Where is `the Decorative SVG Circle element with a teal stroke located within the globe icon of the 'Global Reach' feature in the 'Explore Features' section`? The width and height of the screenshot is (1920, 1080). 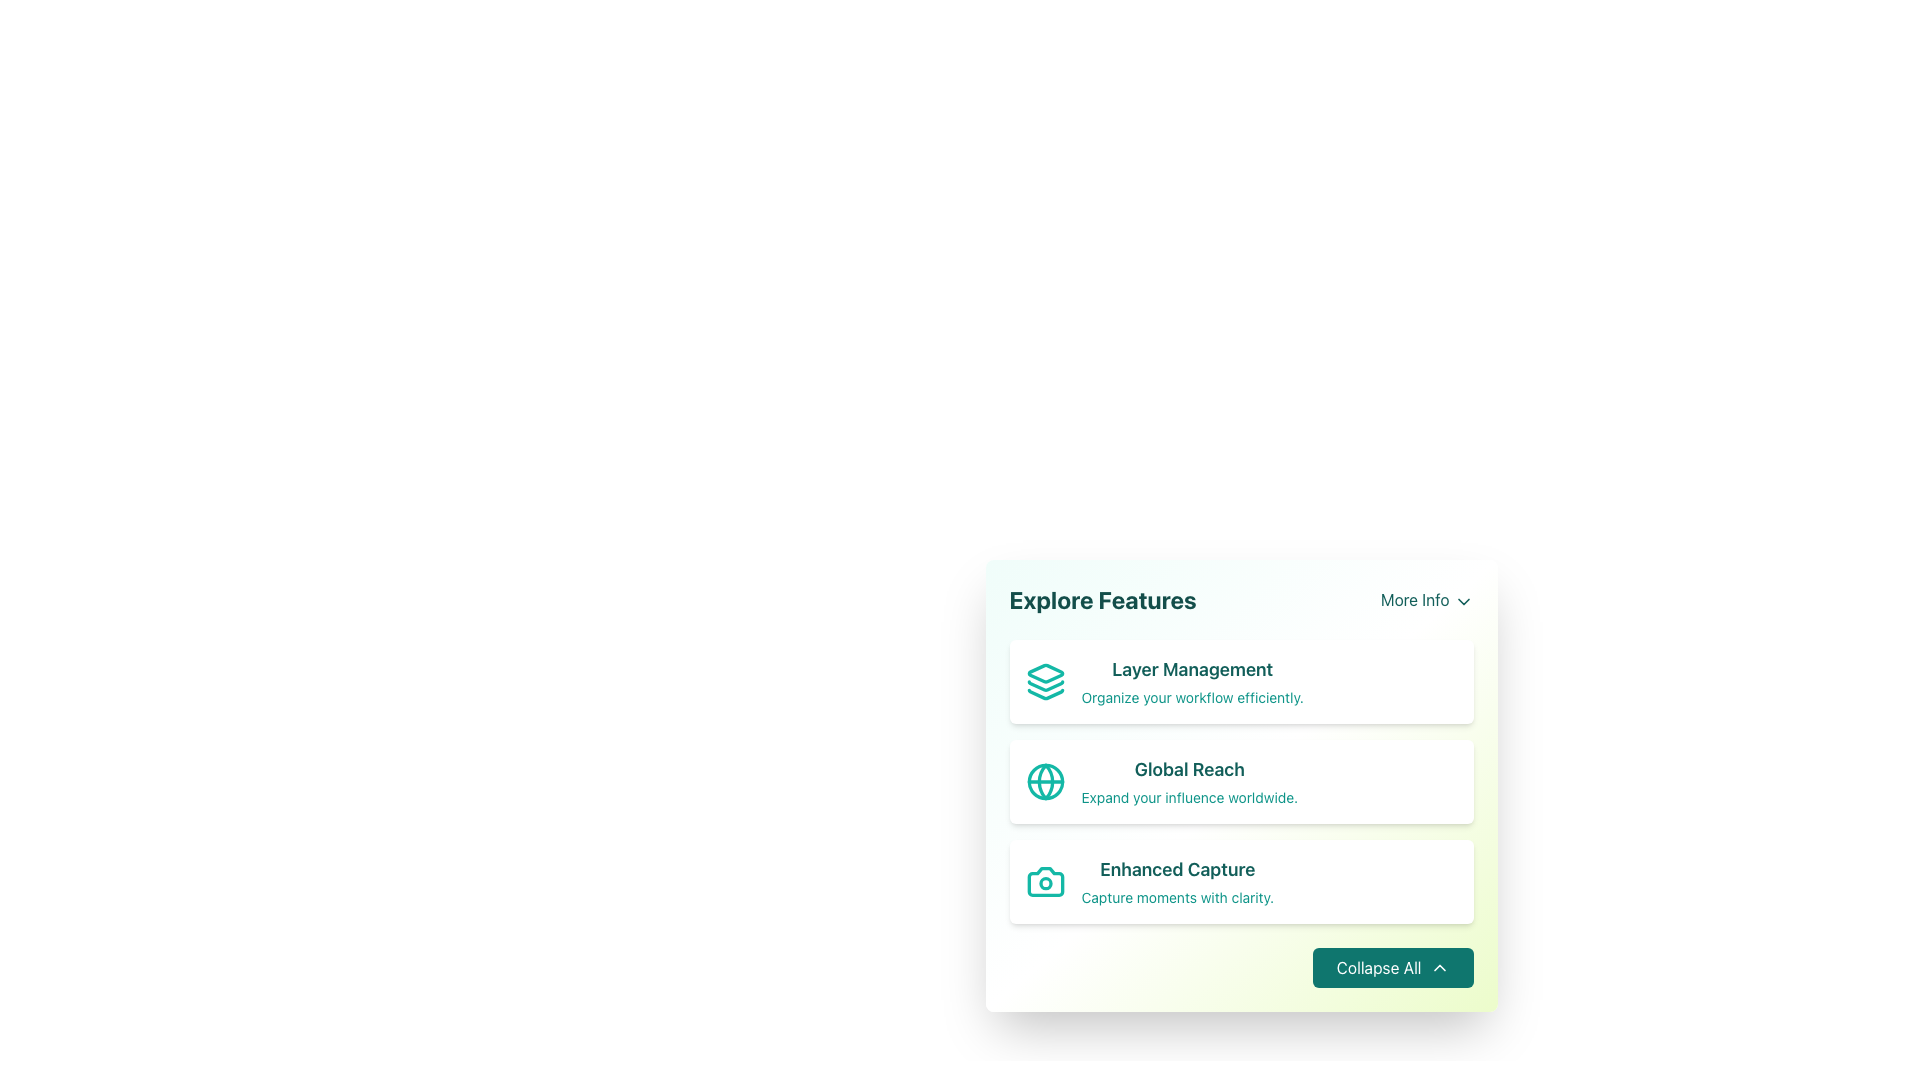
the Decorative SVG Circle element with a teal stroke located within the globe icon of the 'Global Reach' feature in the 'Explore Features' section is located at coordinates (1044, 781).